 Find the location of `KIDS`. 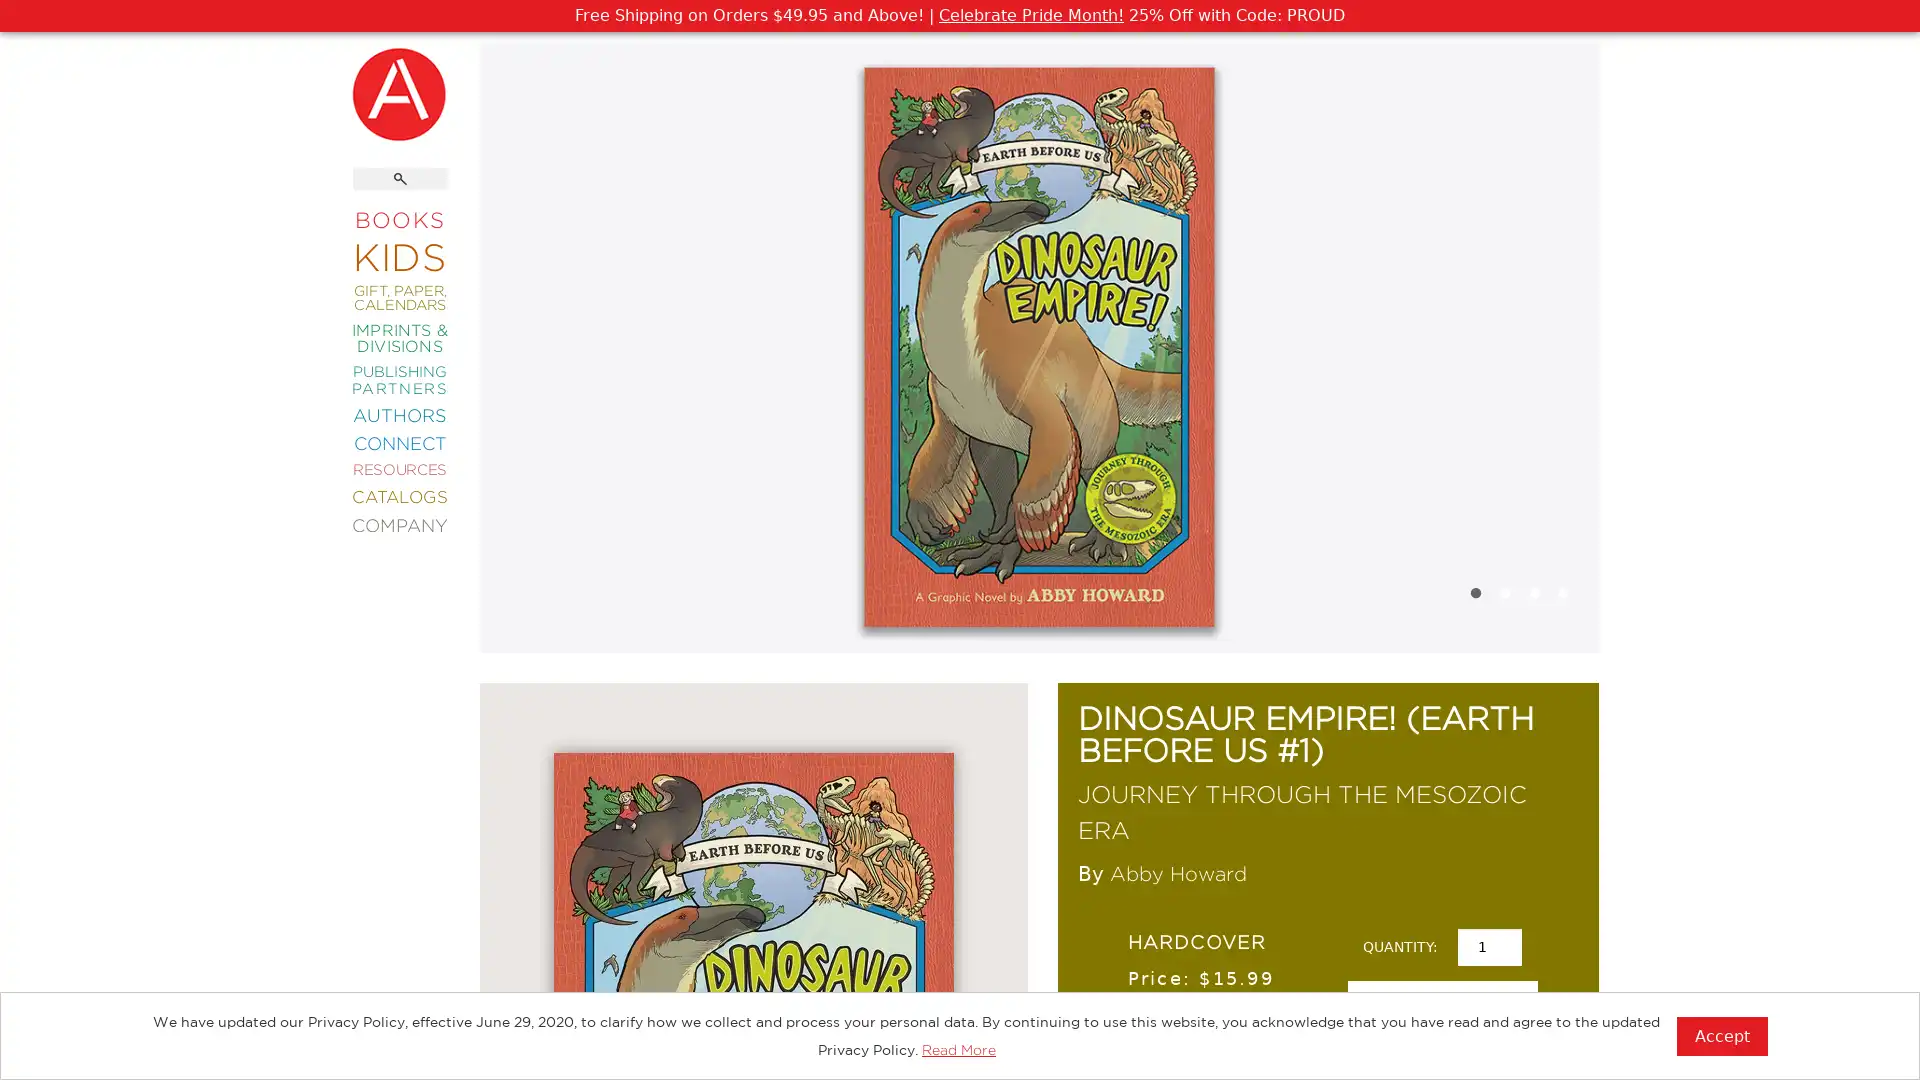

KIDS is located at coordinates (399, 254).